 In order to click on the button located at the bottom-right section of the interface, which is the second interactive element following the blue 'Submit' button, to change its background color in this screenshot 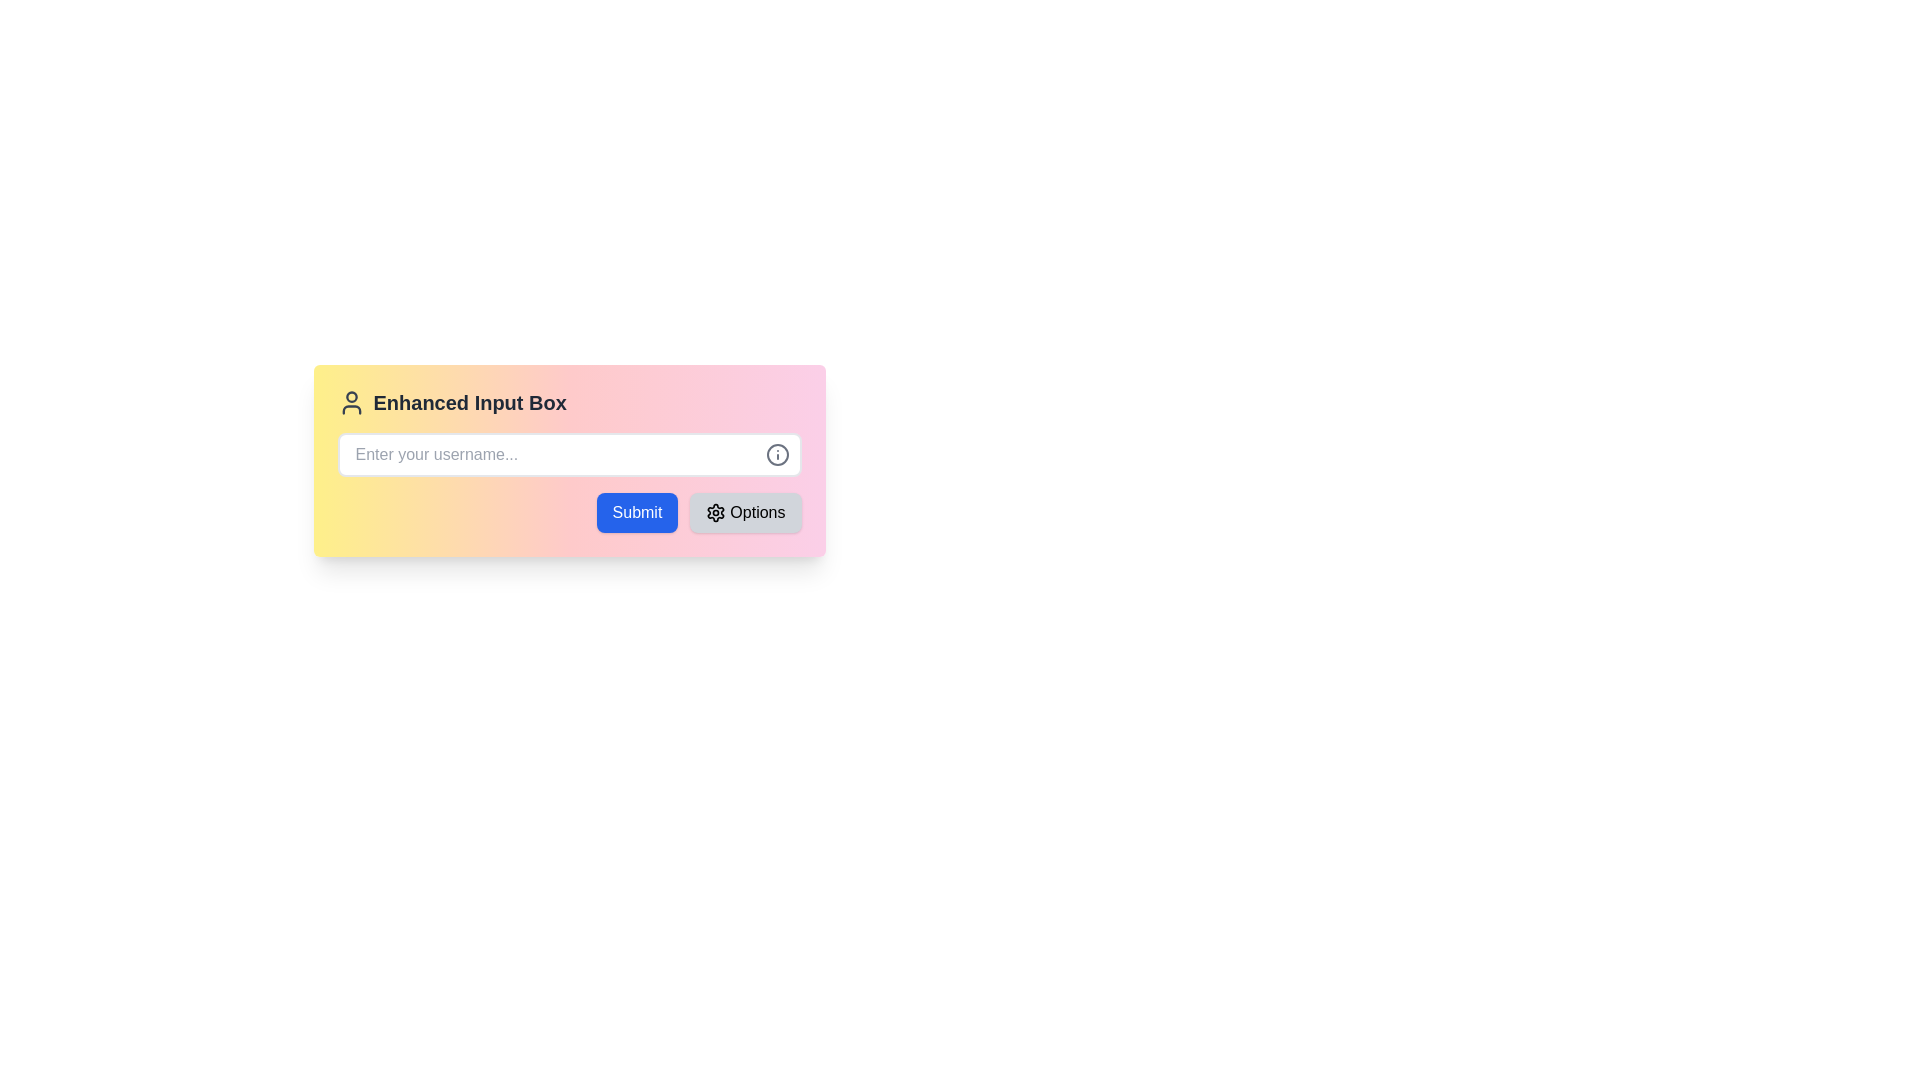, I will do `click(744, 512)`.